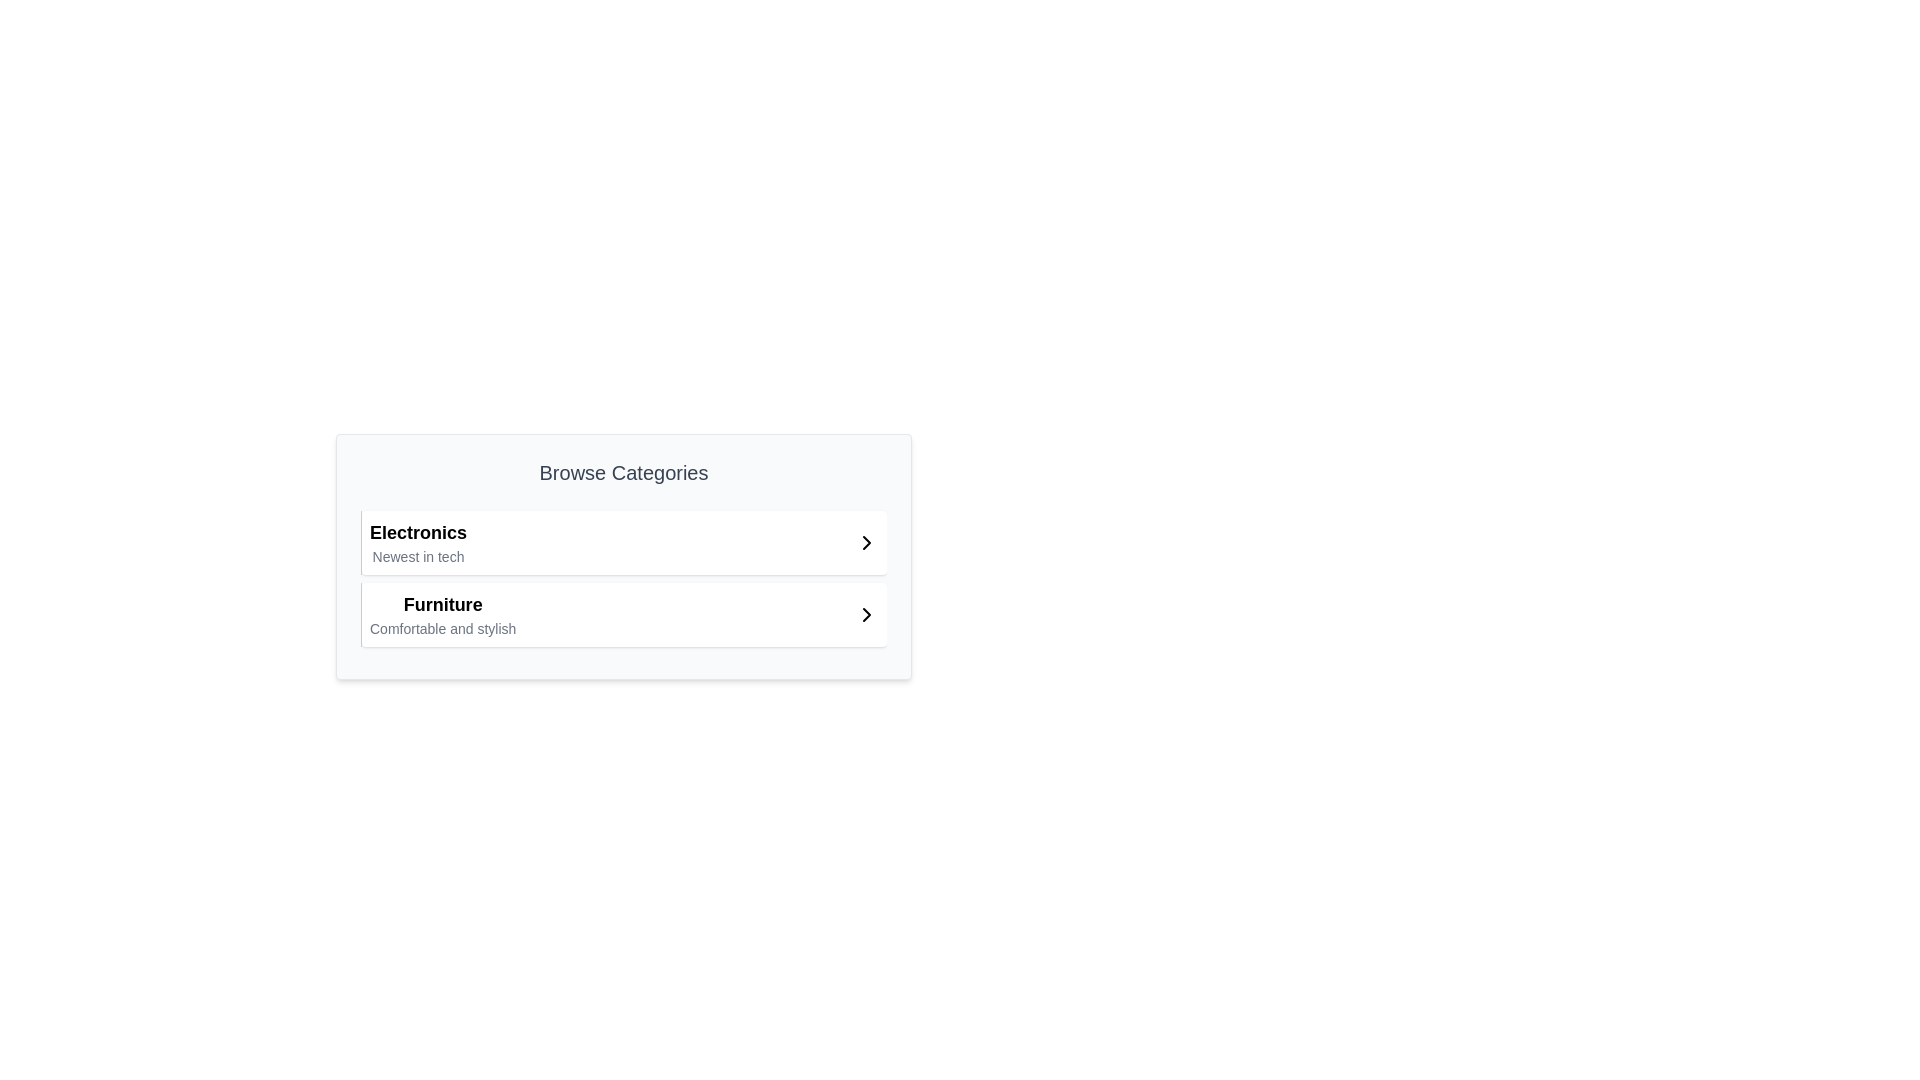 The width and height of the screenshot is (1920, 1080). I want to click on the right-pointing chevron icon in the 'Browse Categories' section next to the 'Electronics' category, so click(867, 543).